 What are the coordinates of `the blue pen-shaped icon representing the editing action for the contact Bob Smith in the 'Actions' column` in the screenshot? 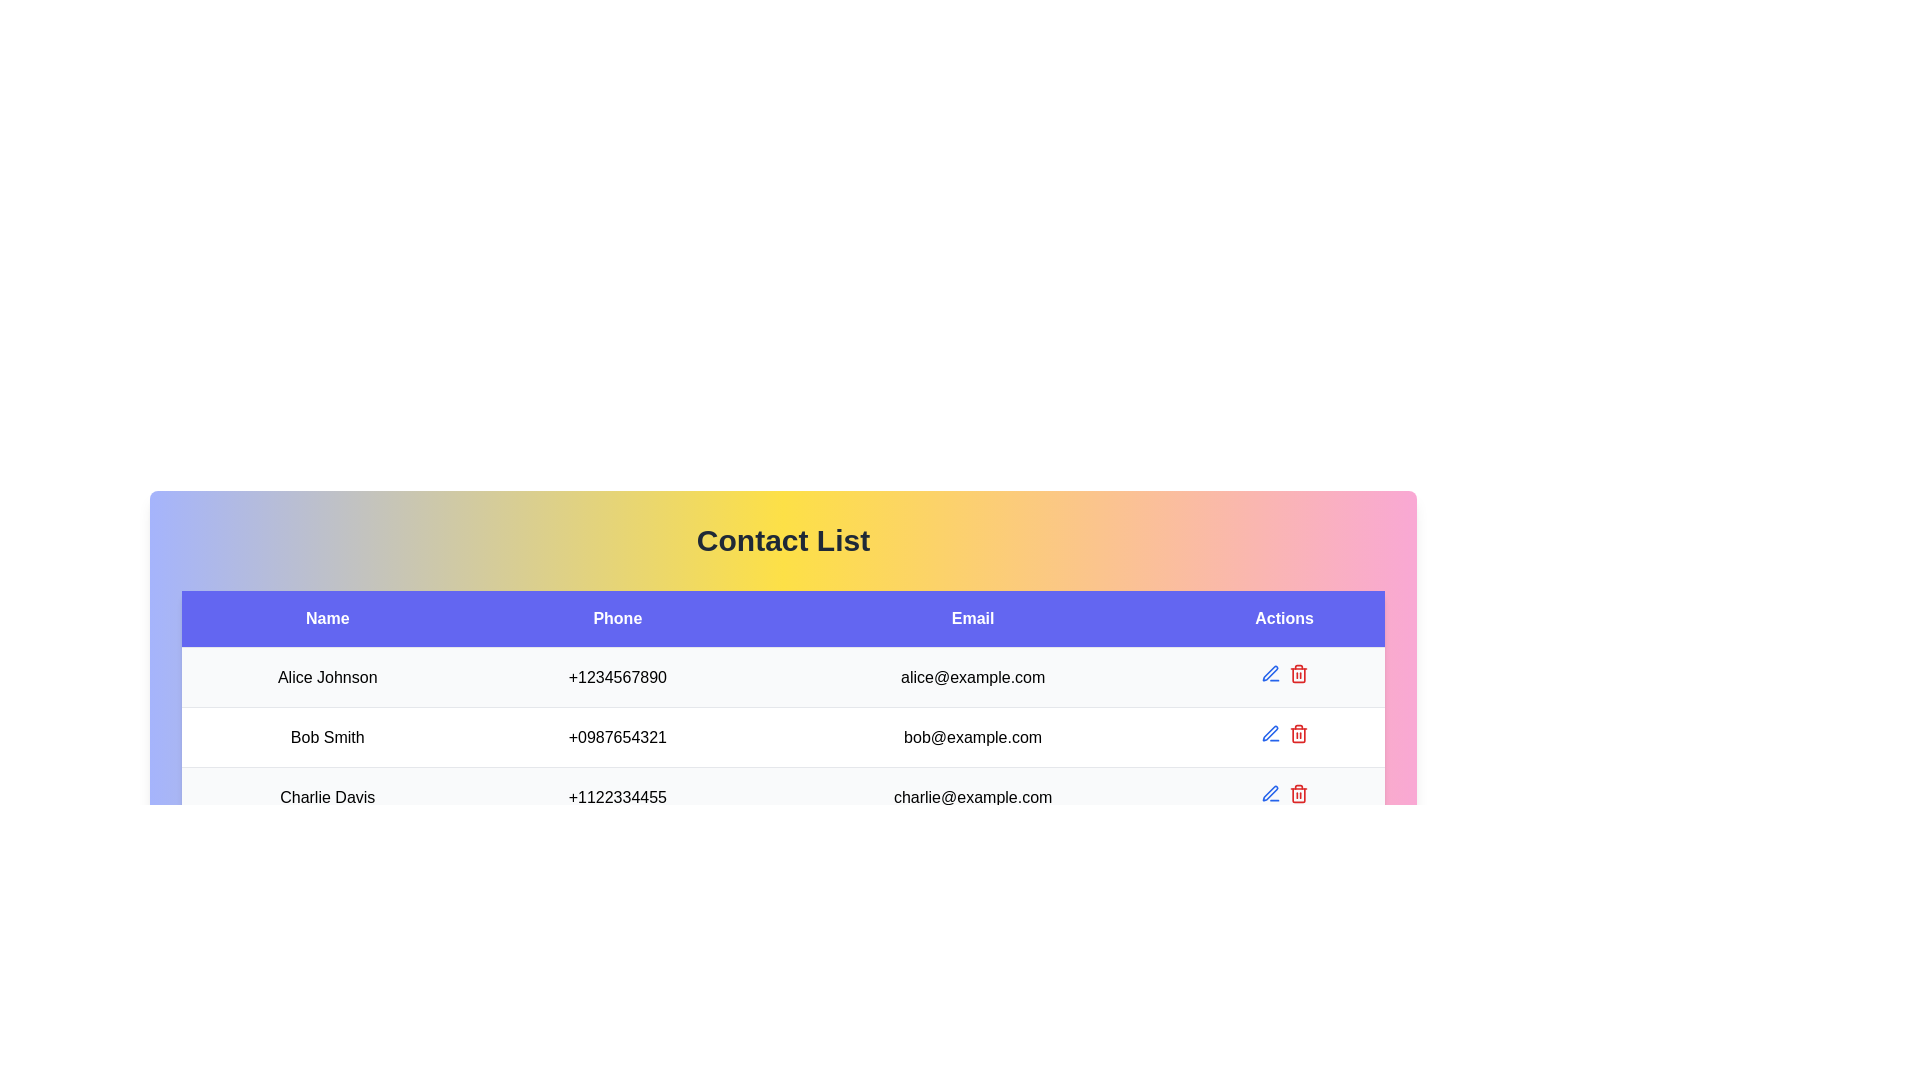 It's located at (1269, 733).